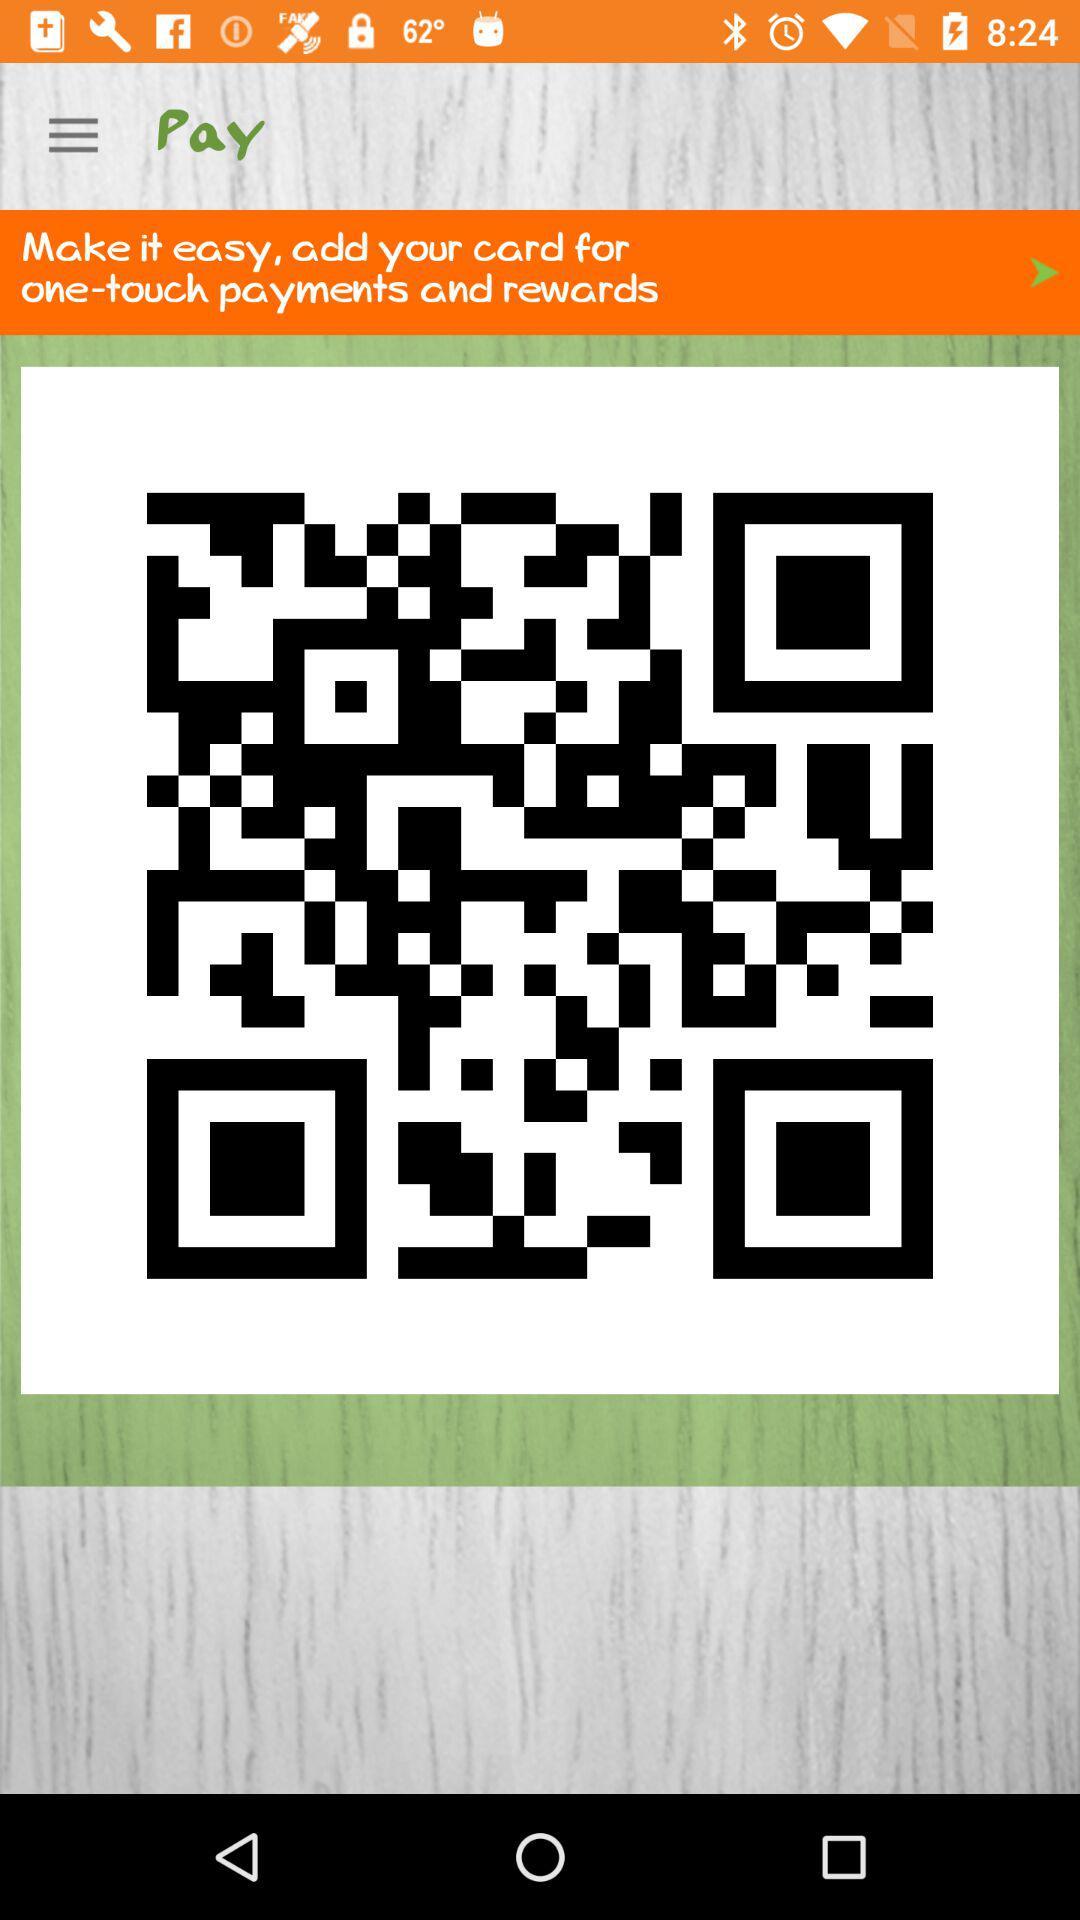  Describe the element at coordinates (540, 271) in the screenshot. I see `make it easy item` at that location.